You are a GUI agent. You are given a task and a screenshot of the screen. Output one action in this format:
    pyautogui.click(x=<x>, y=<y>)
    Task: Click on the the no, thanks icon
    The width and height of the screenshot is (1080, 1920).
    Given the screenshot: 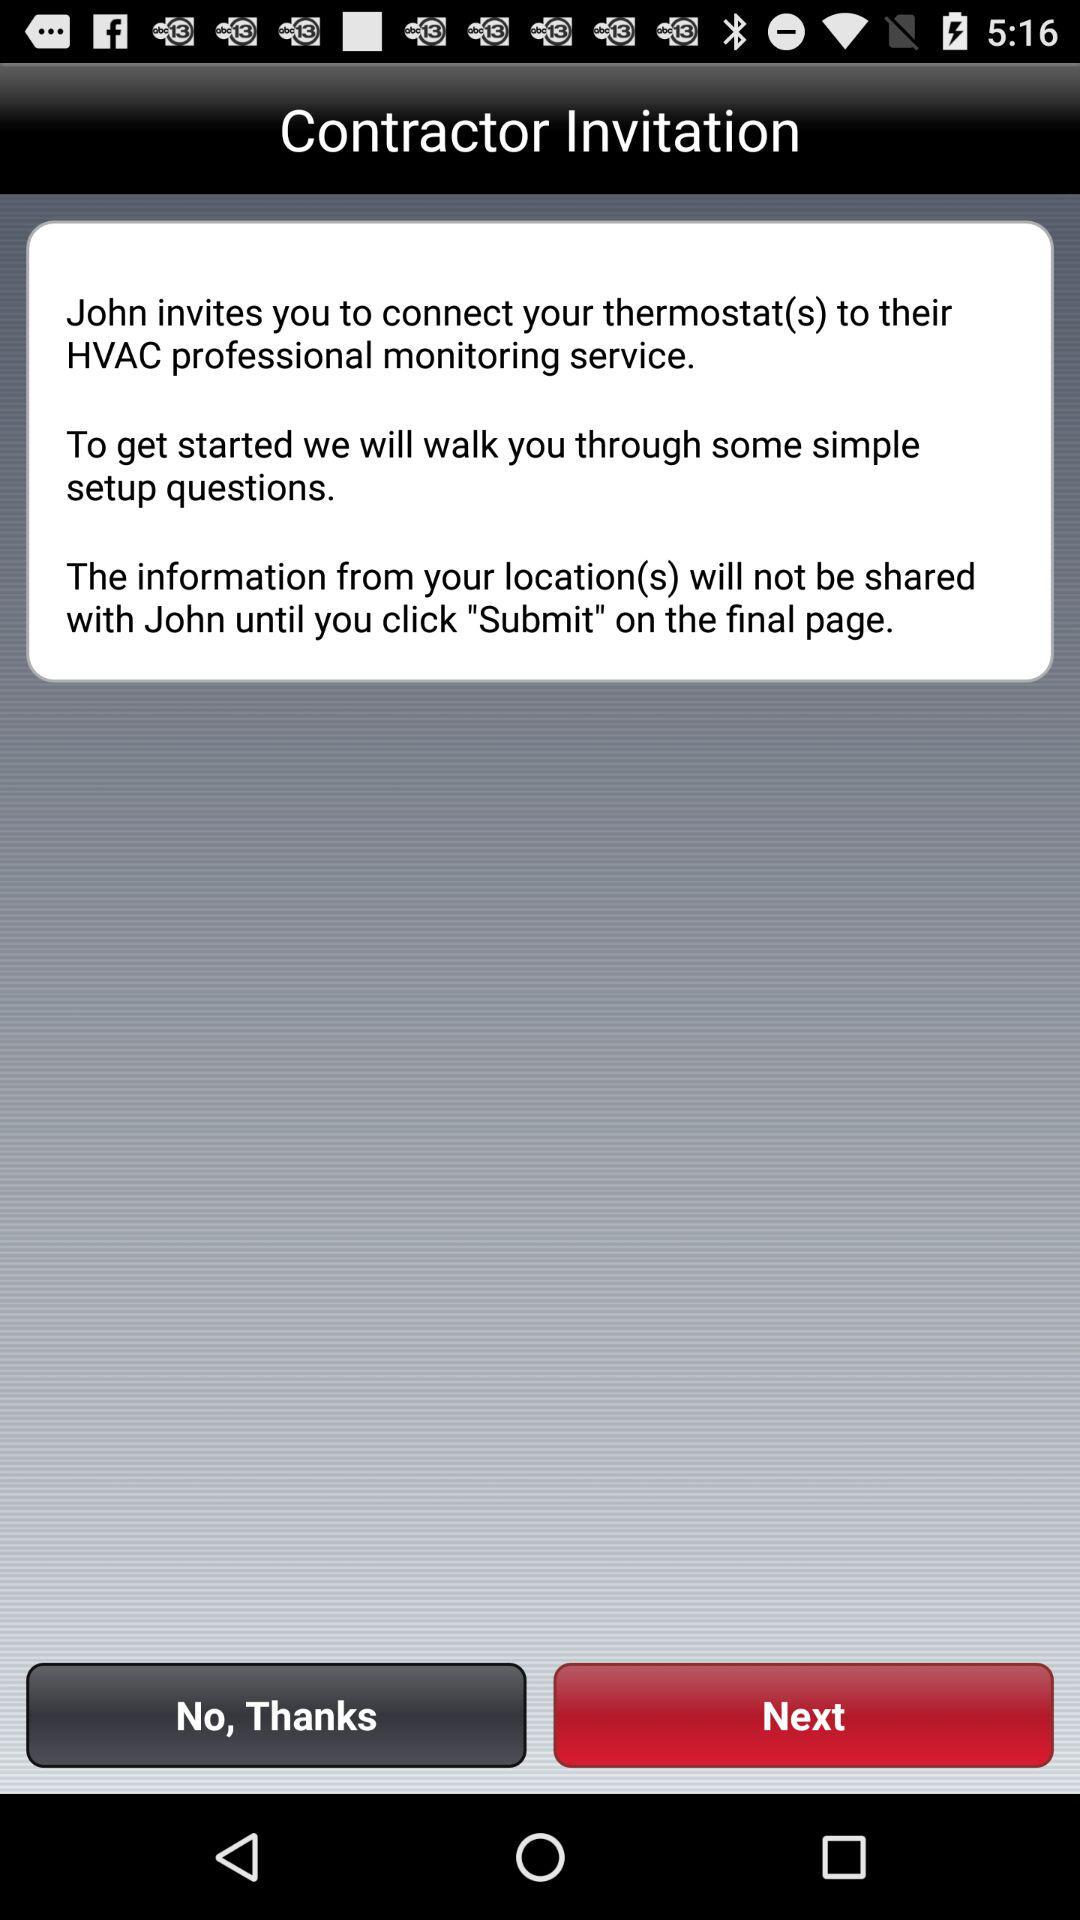 What is the action you would take?
    pyautogui.click(x=276, y=1714)
    